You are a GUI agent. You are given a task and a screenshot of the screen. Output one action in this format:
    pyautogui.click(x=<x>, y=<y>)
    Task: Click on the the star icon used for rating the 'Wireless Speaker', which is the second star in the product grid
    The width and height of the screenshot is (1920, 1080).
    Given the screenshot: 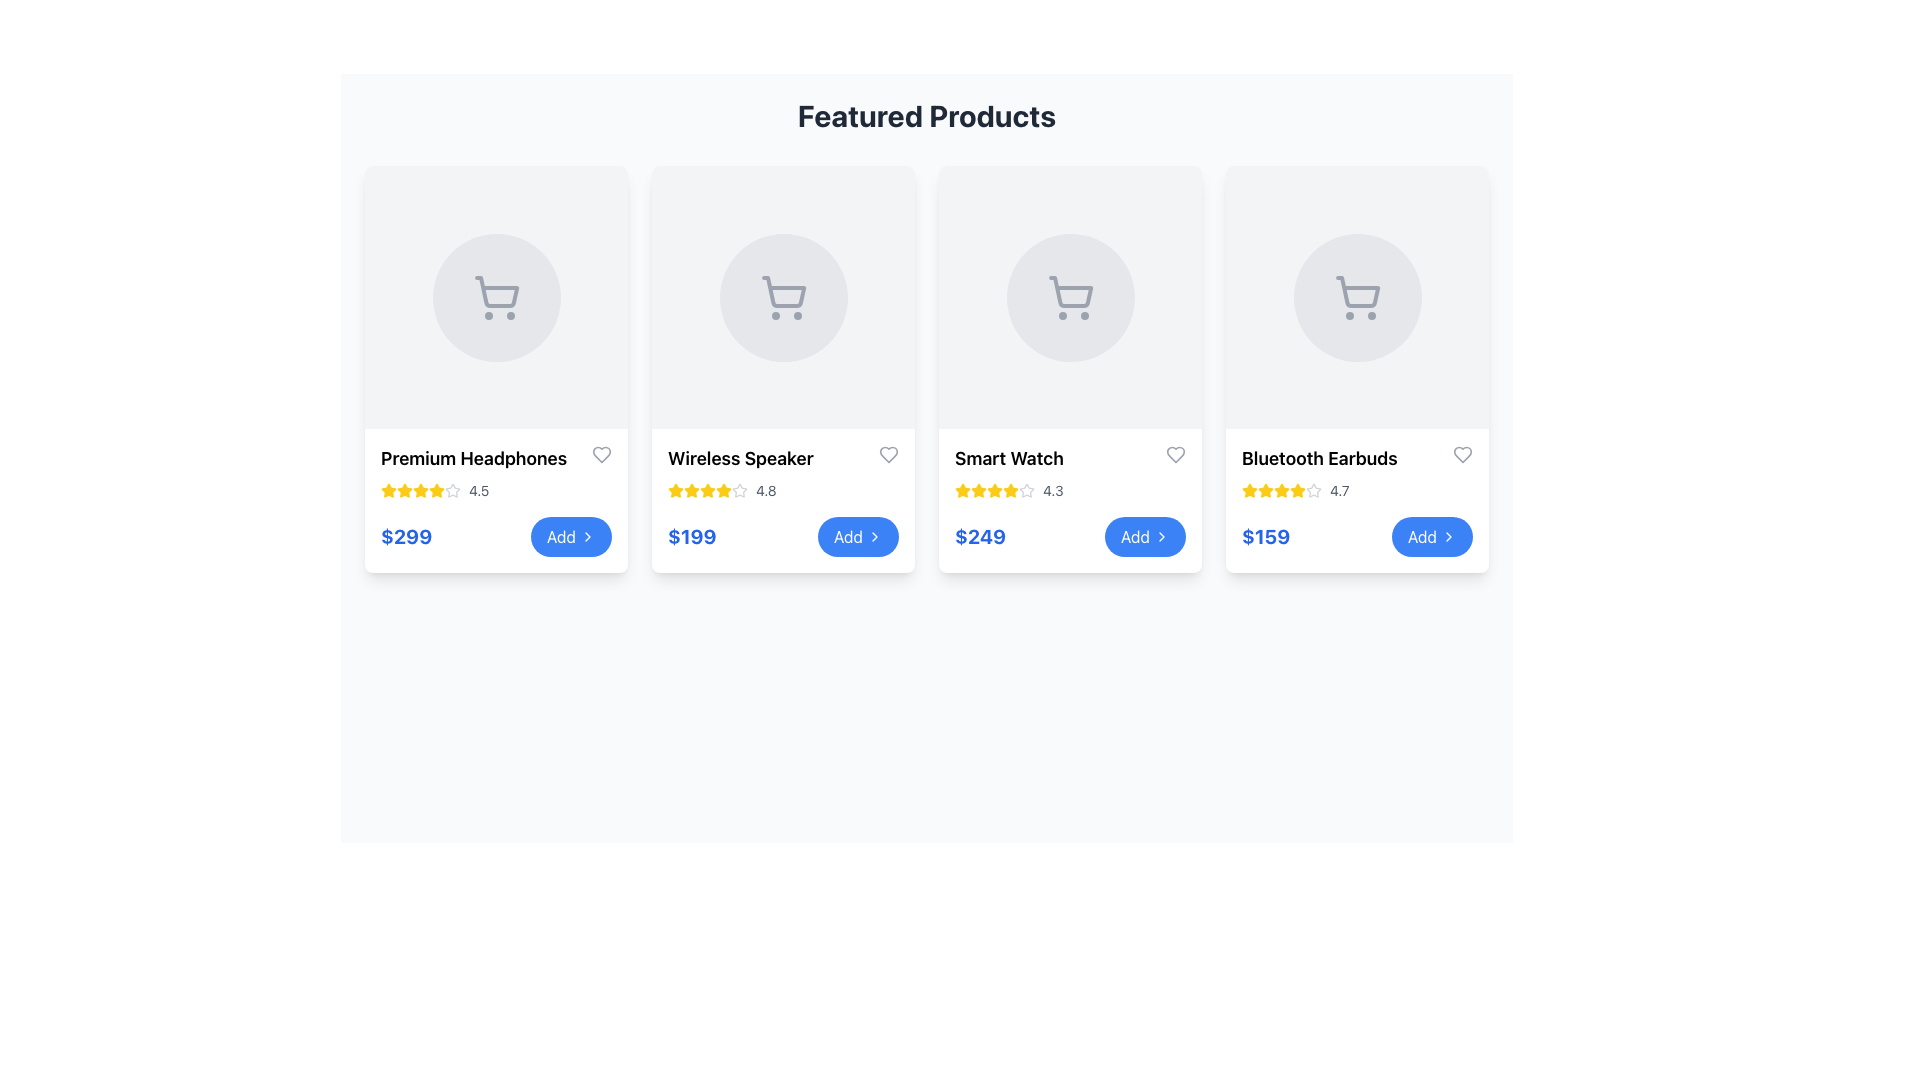 What is the action you would take?
    pyautogui.click(x=723, y=490)
    